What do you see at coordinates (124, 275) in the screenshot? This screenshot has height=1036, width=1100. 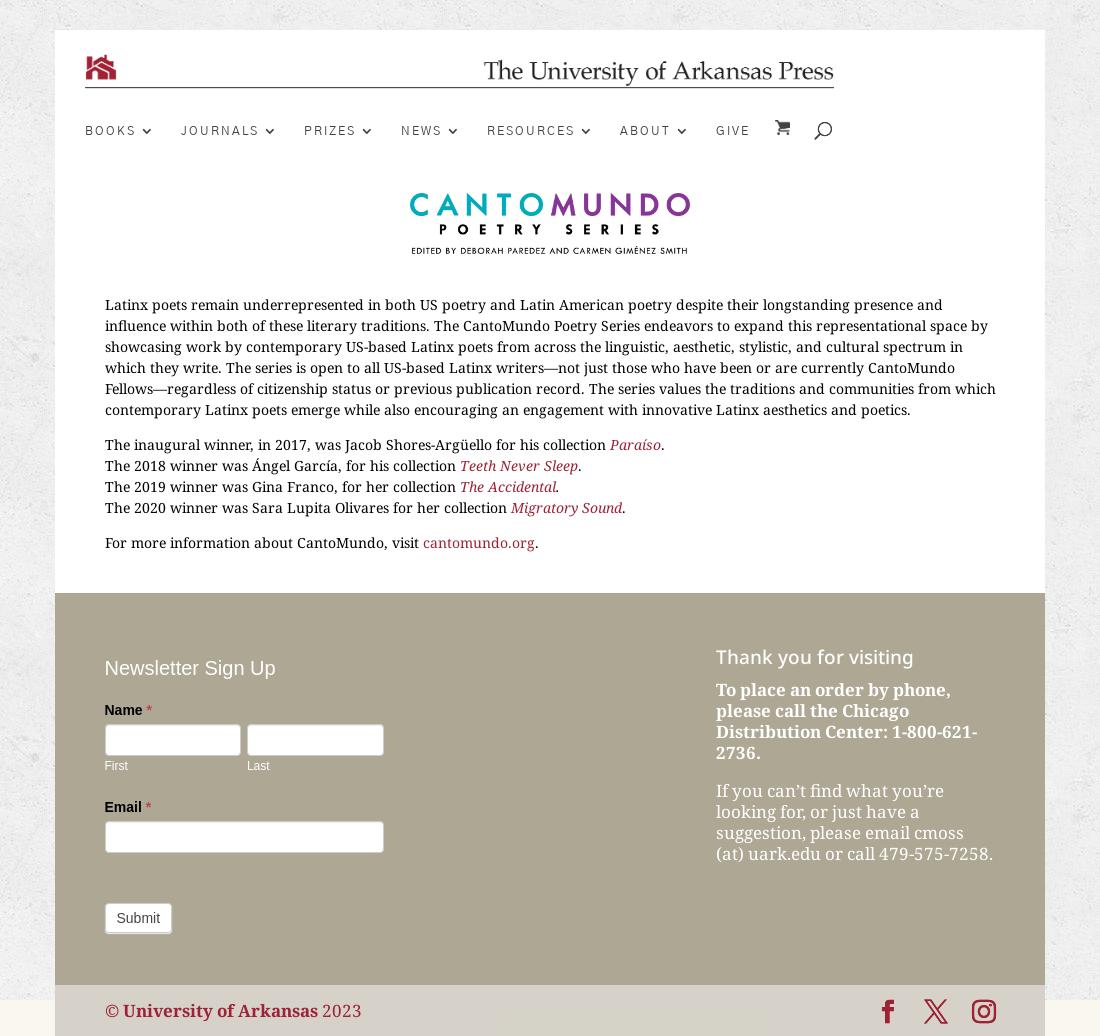 I see `'By Season'` at bounding box center [124, 275].